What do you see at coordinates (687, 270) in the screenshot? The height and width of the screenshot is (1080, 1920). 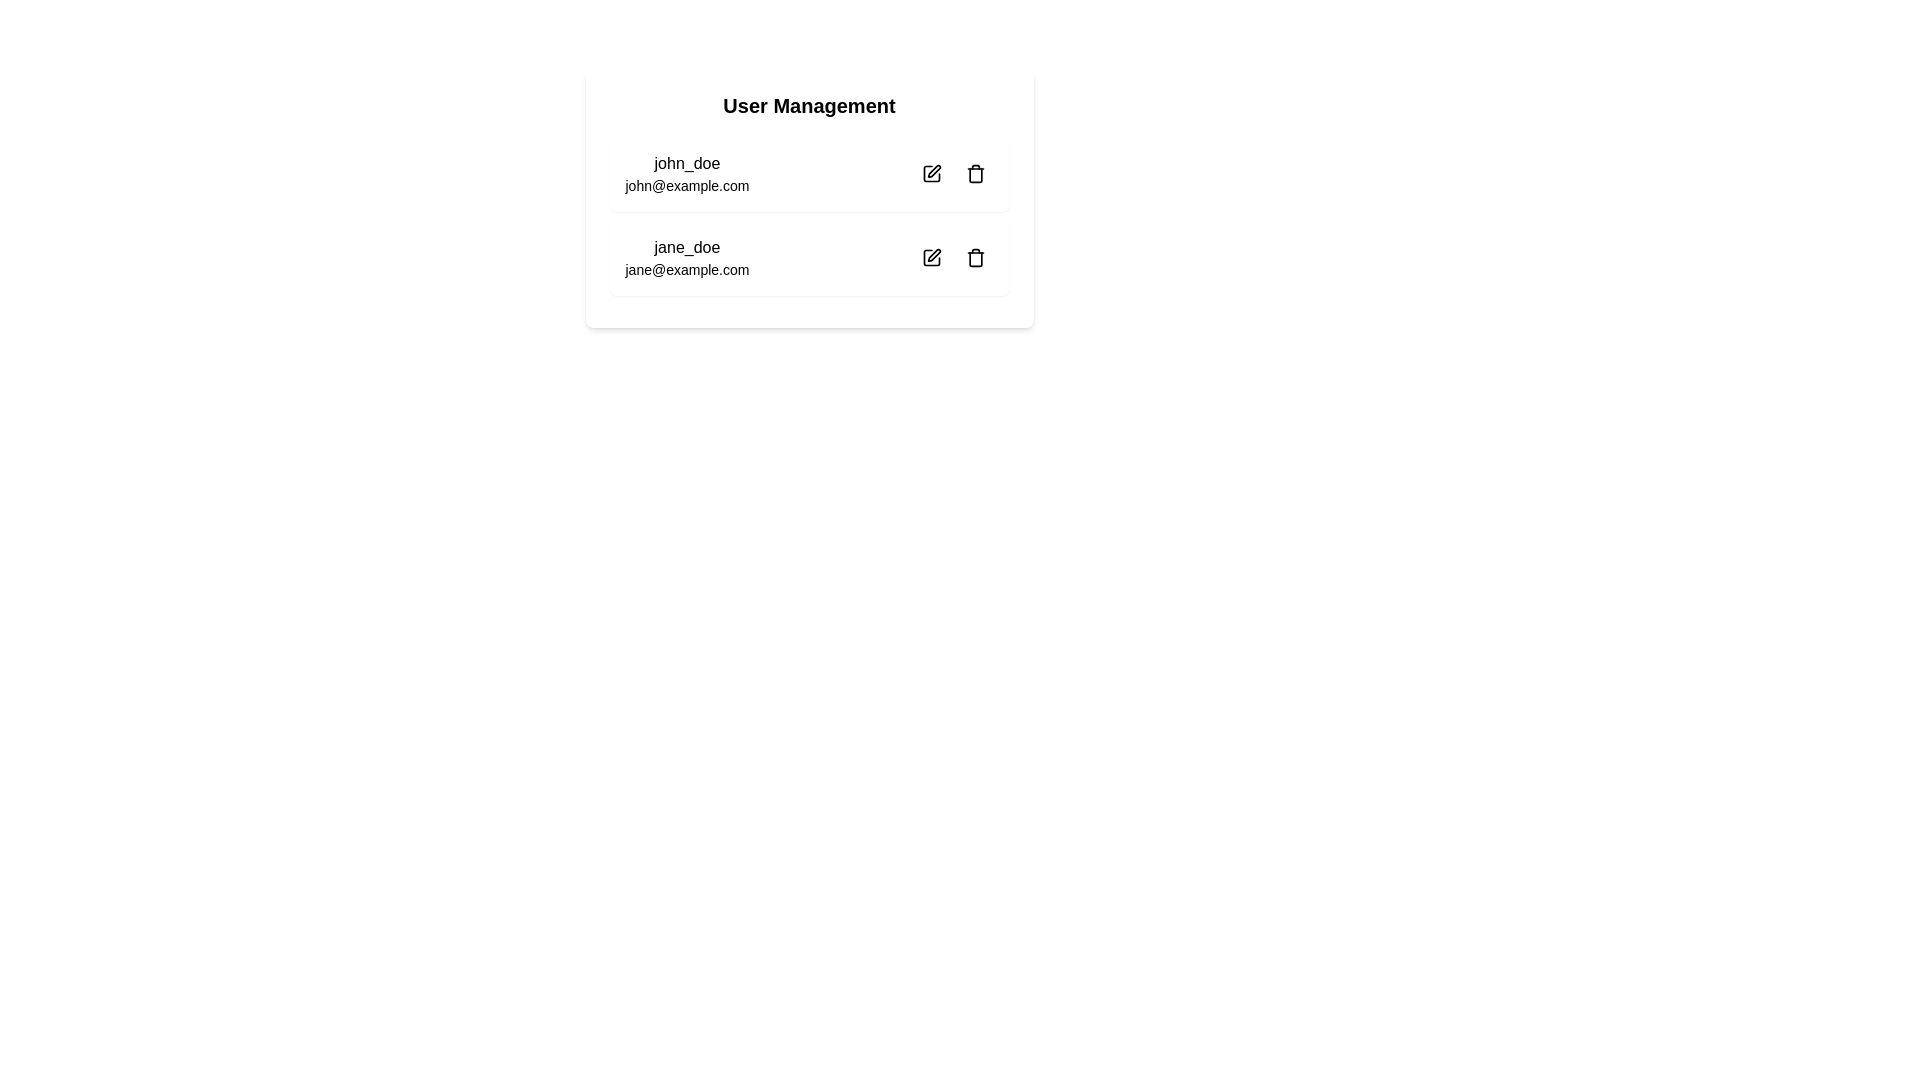 I see `the email address display text label located in the bottom right quadrant of the user management interface, positioned below the name 'jane_doe' and aligned with the edit and delete icons` at bounding box center [687, 270].